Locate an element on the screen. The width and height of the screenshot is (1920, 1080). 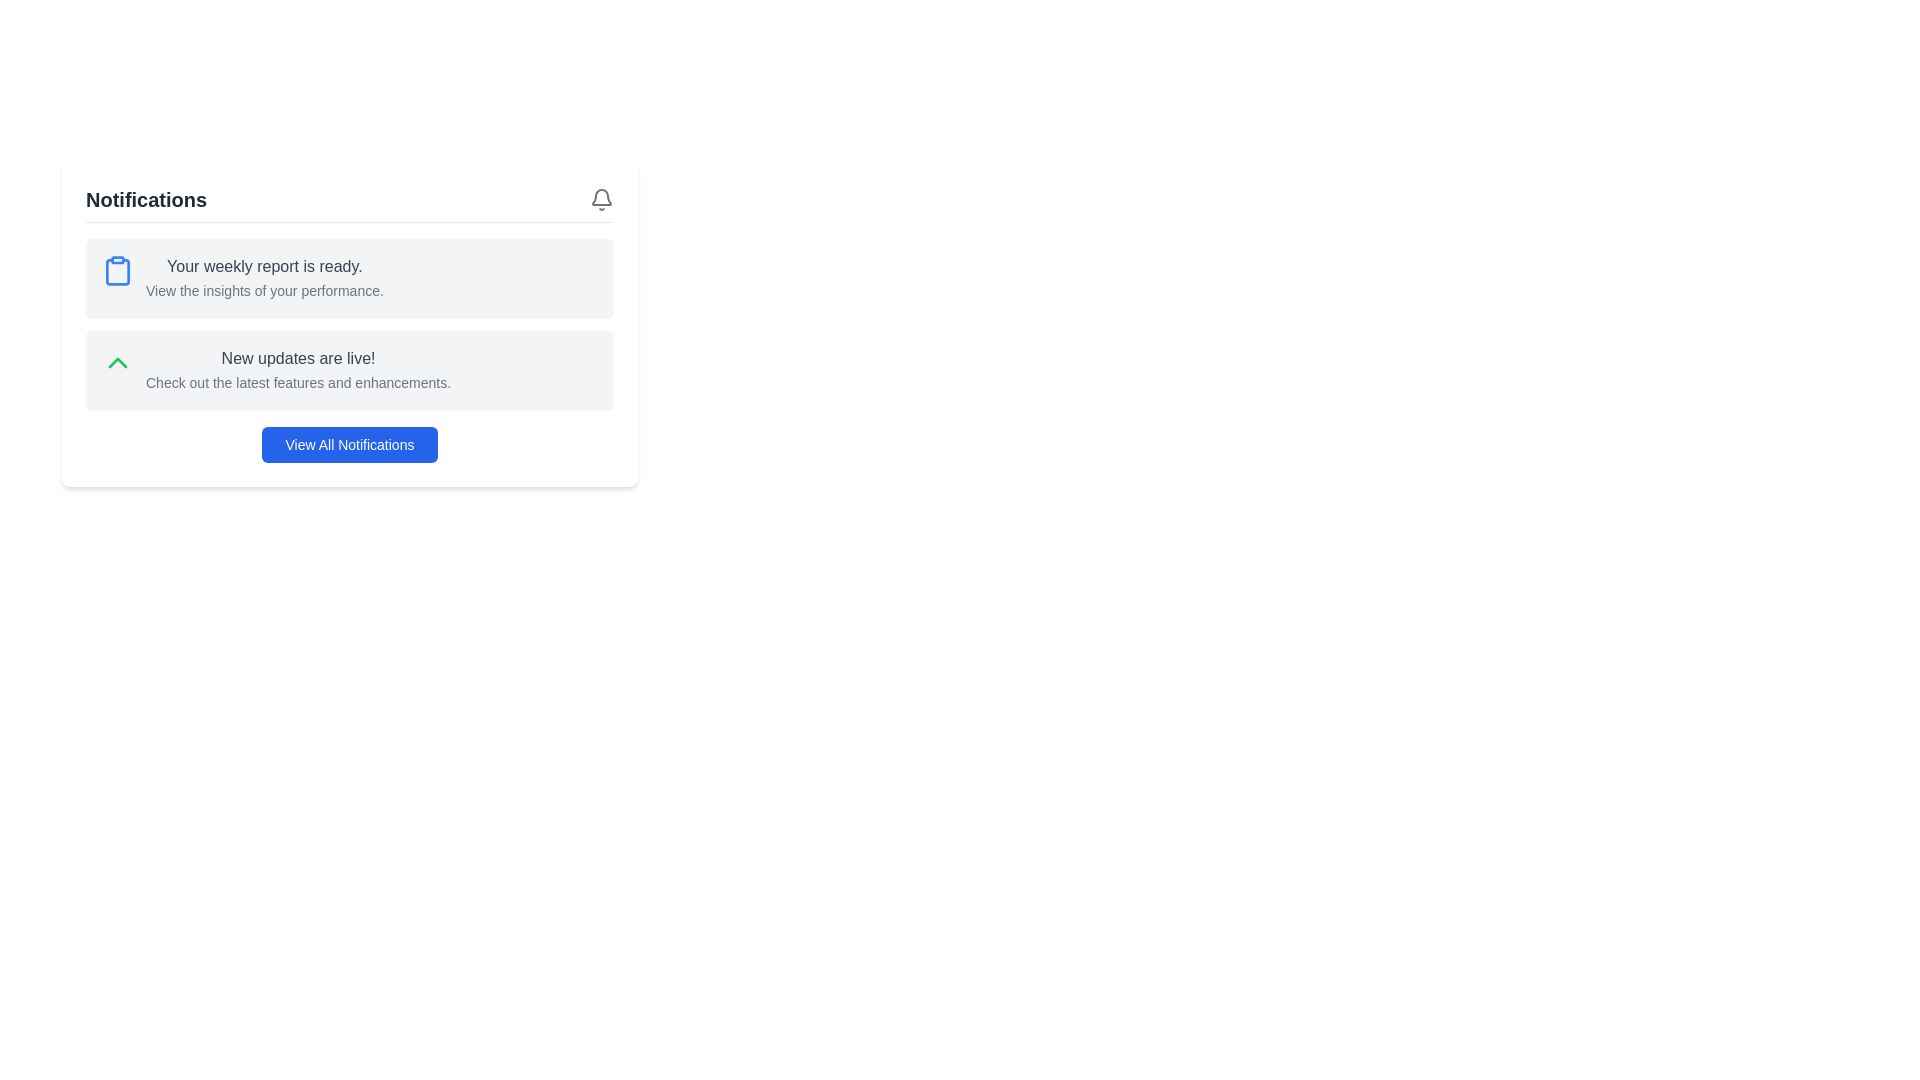
the green upward arrow icon, which is part of an SVG graphic and located in the top-right corner of the notifications interface is located at coordinates (117, 362).